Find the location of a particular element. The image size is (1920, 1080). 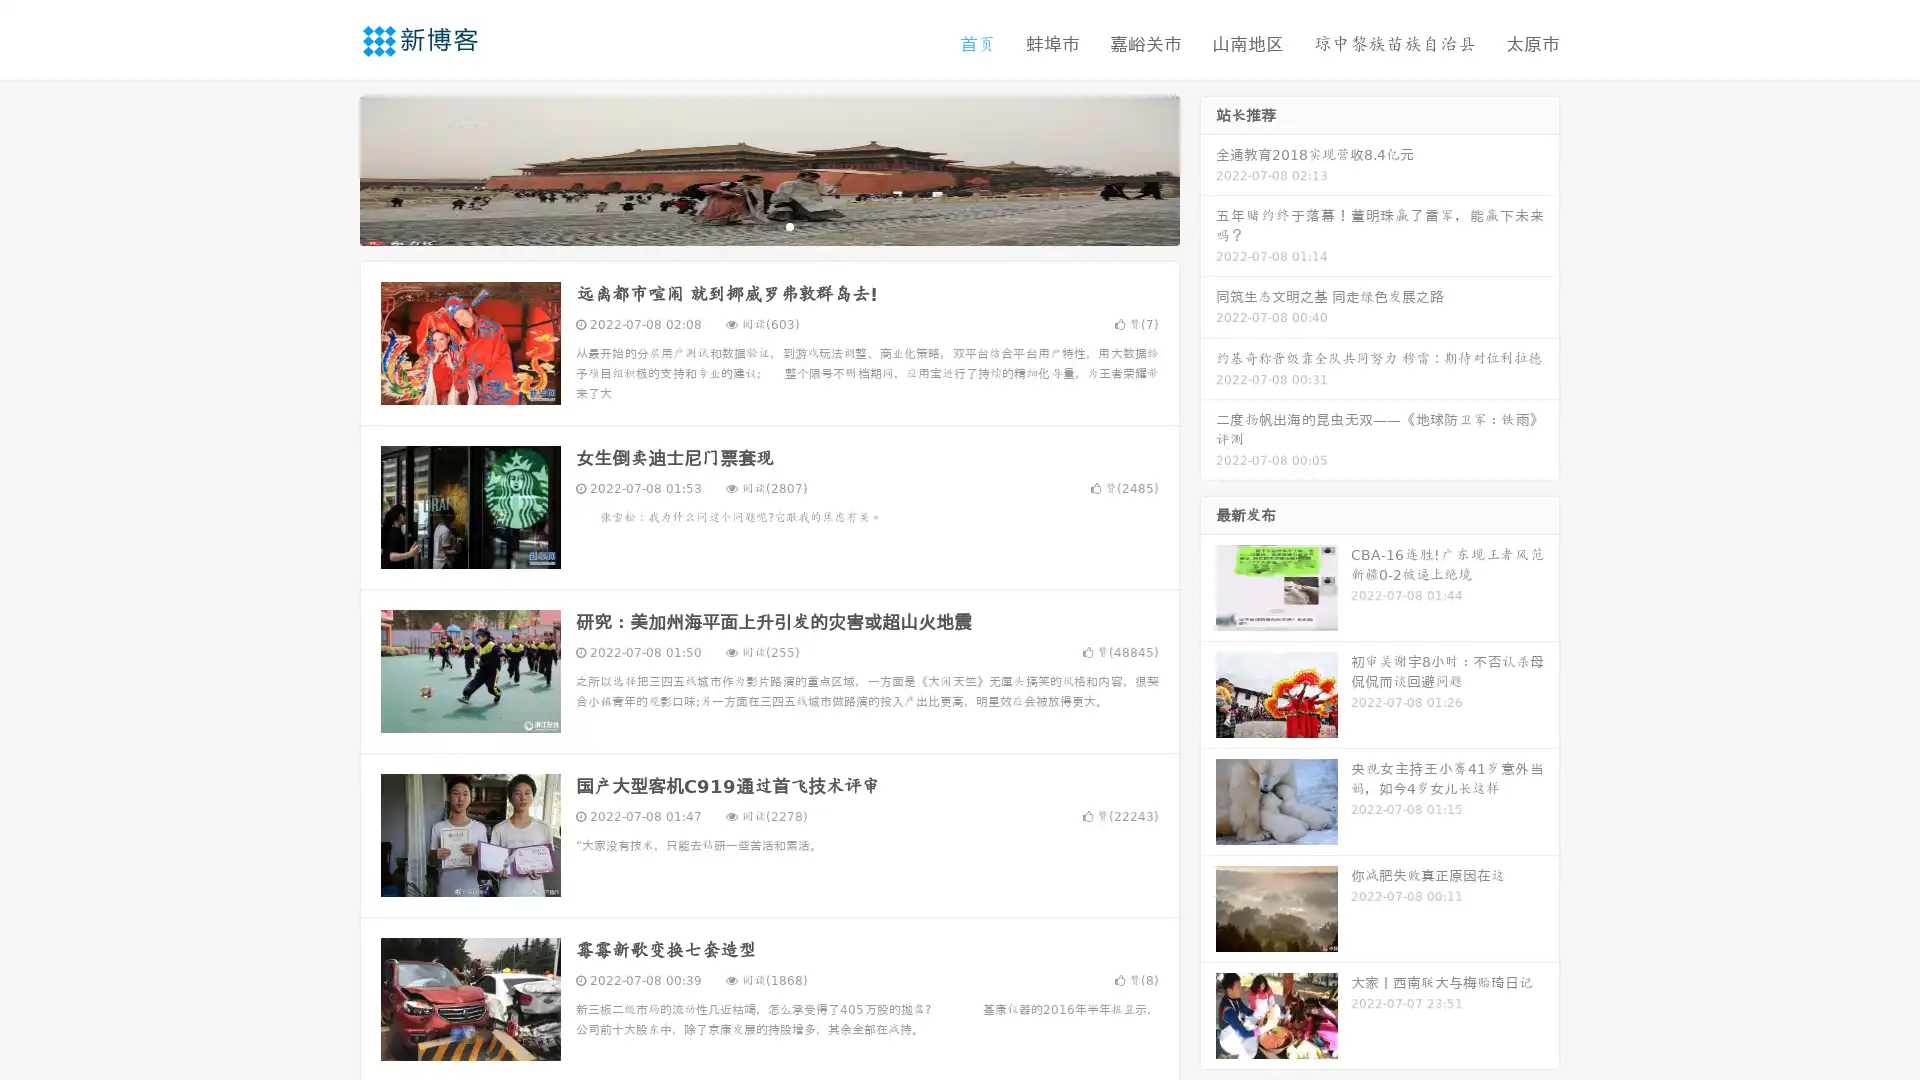

Previous slide is located at coordinates (330, 168).